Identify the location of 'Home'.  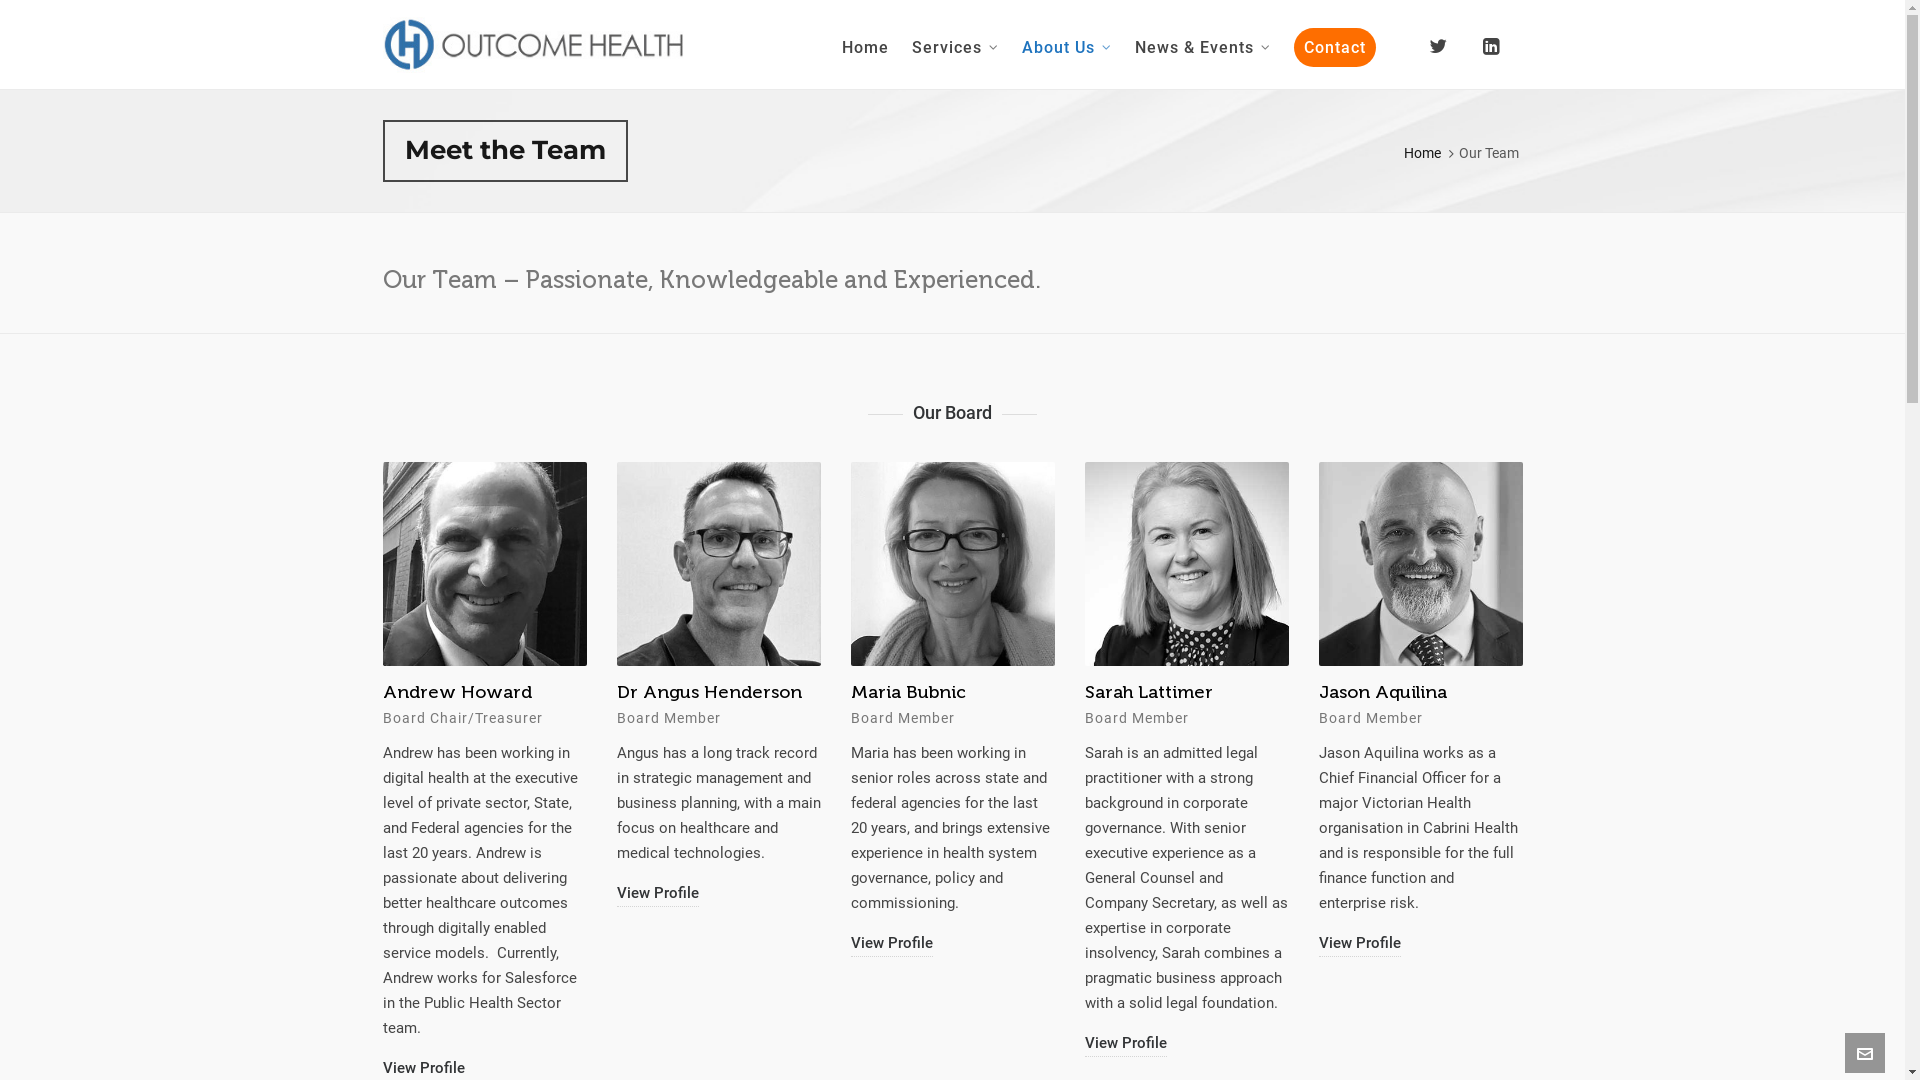
(830, 45).